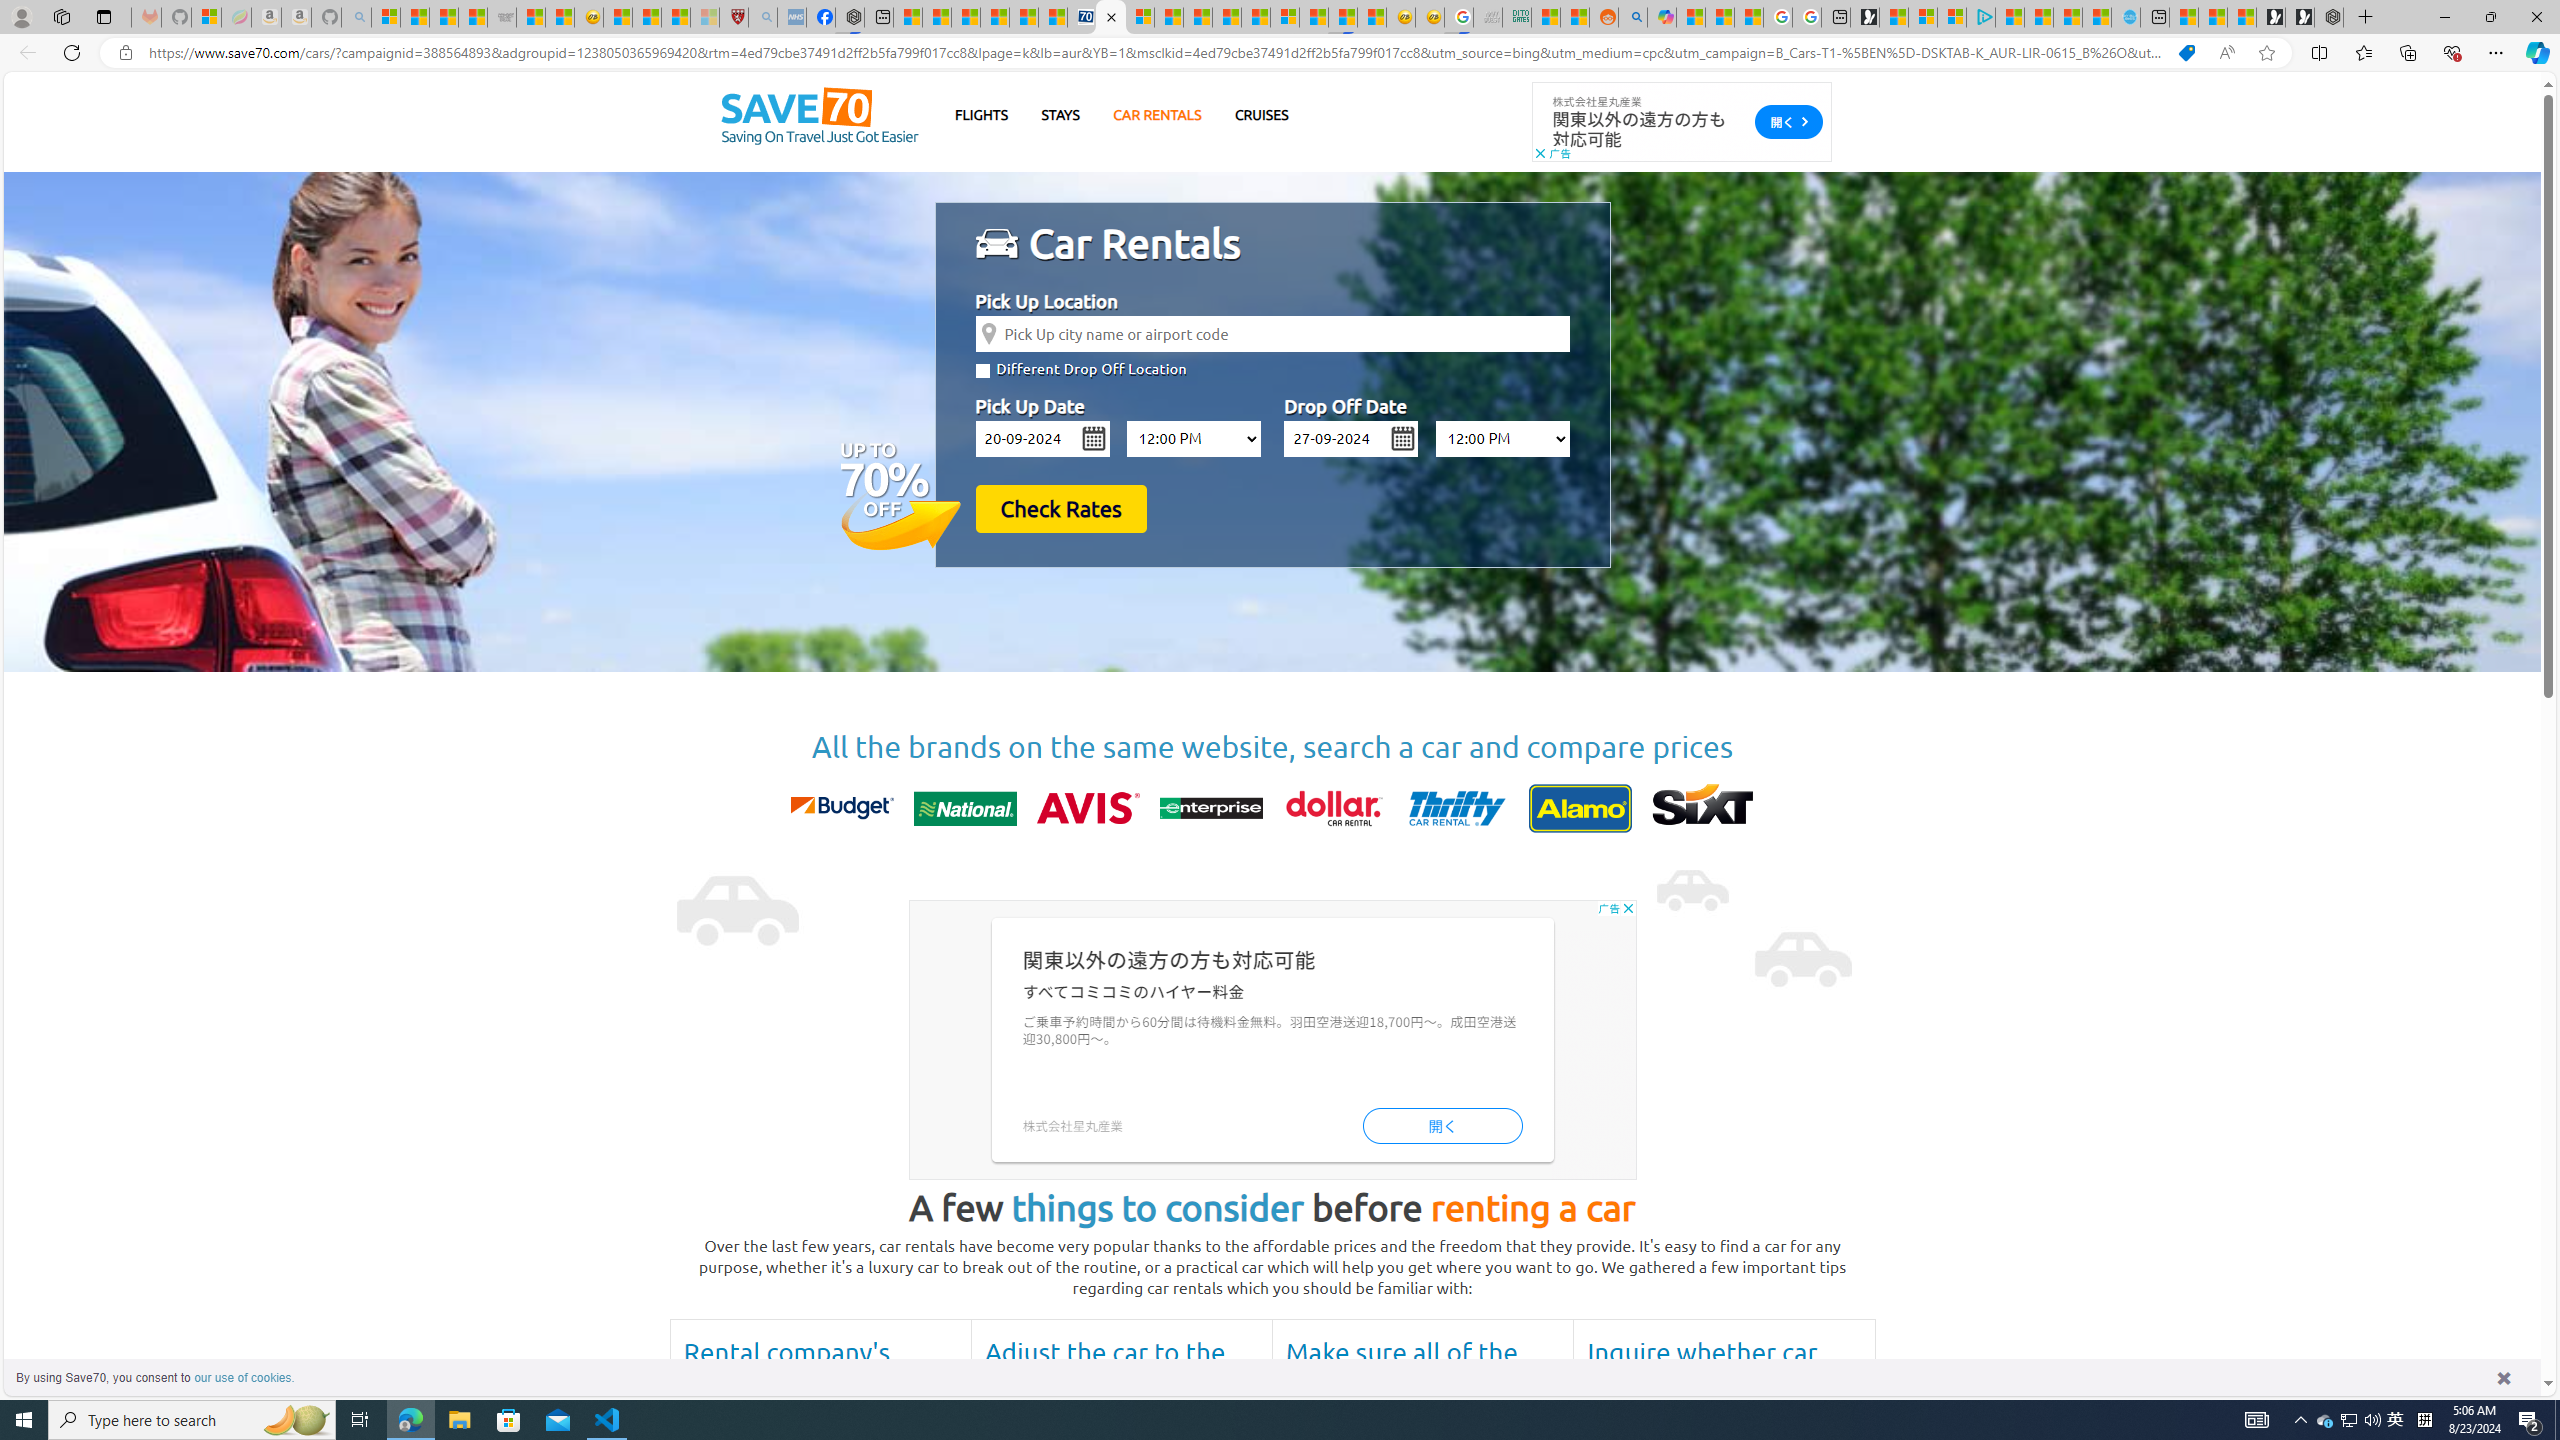  Describe the element at coordinates (1627, 907) in the screenshot. I see `'AutomationID: cbb'` at that location.